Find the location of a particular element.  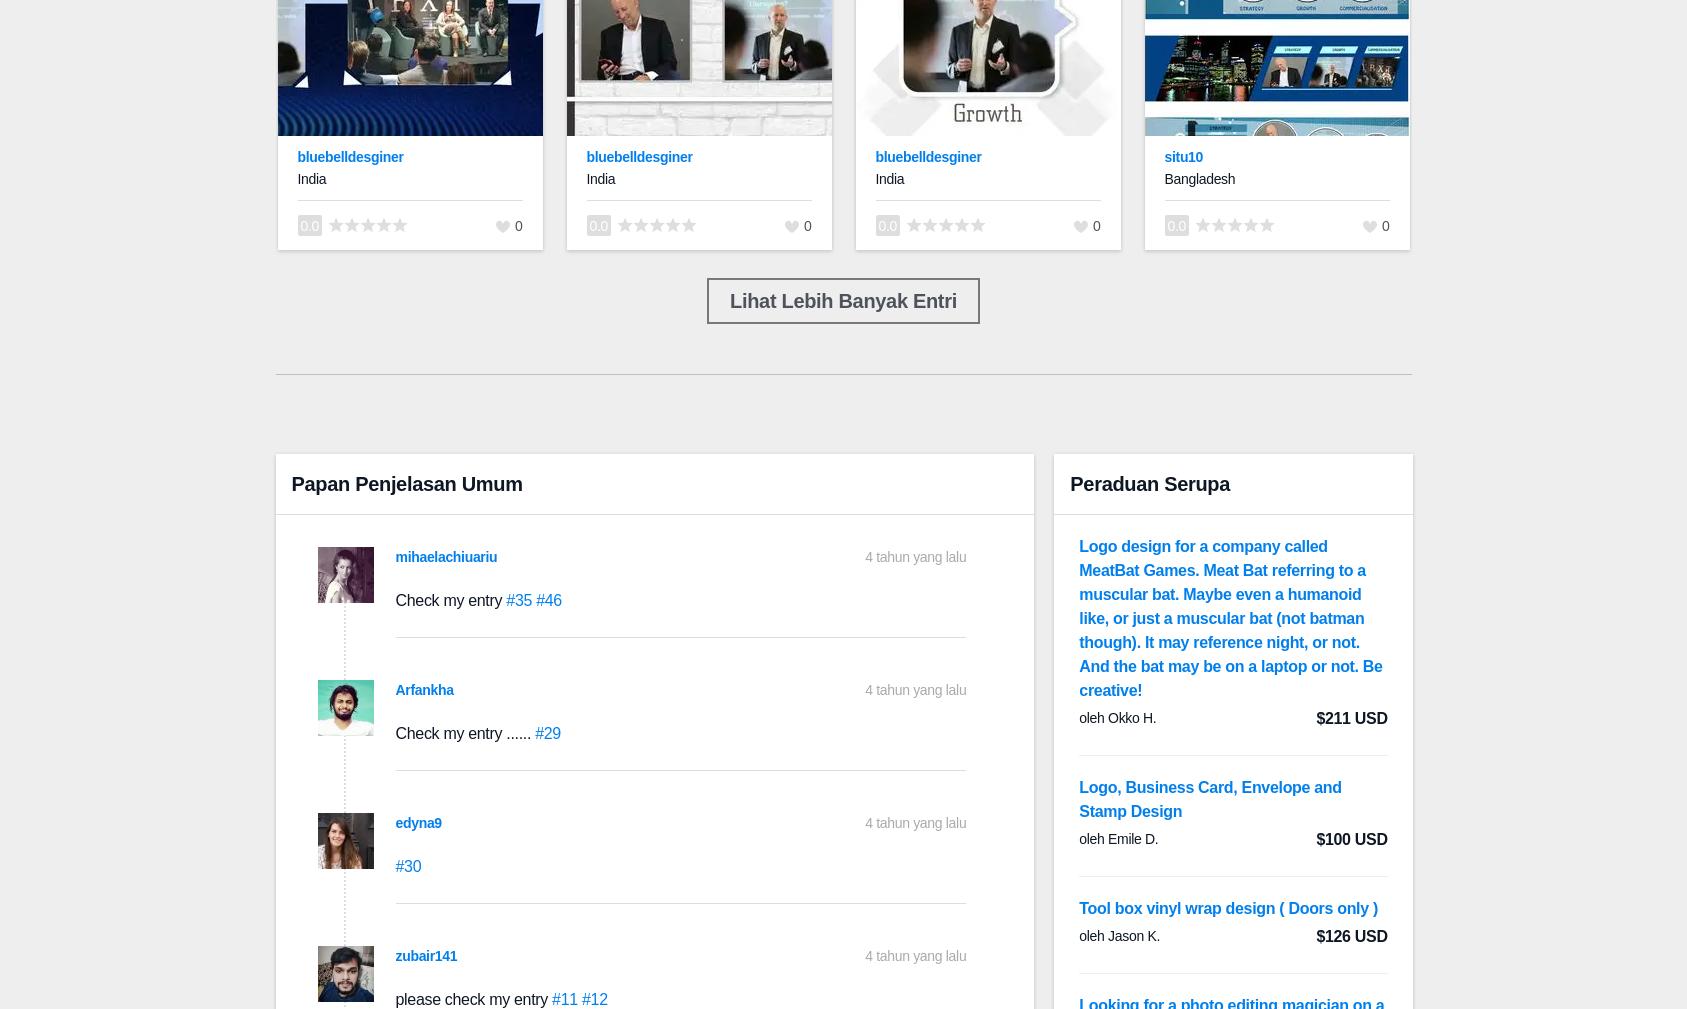

'mihaelachiuariu' is located at coordinates (446, 556).